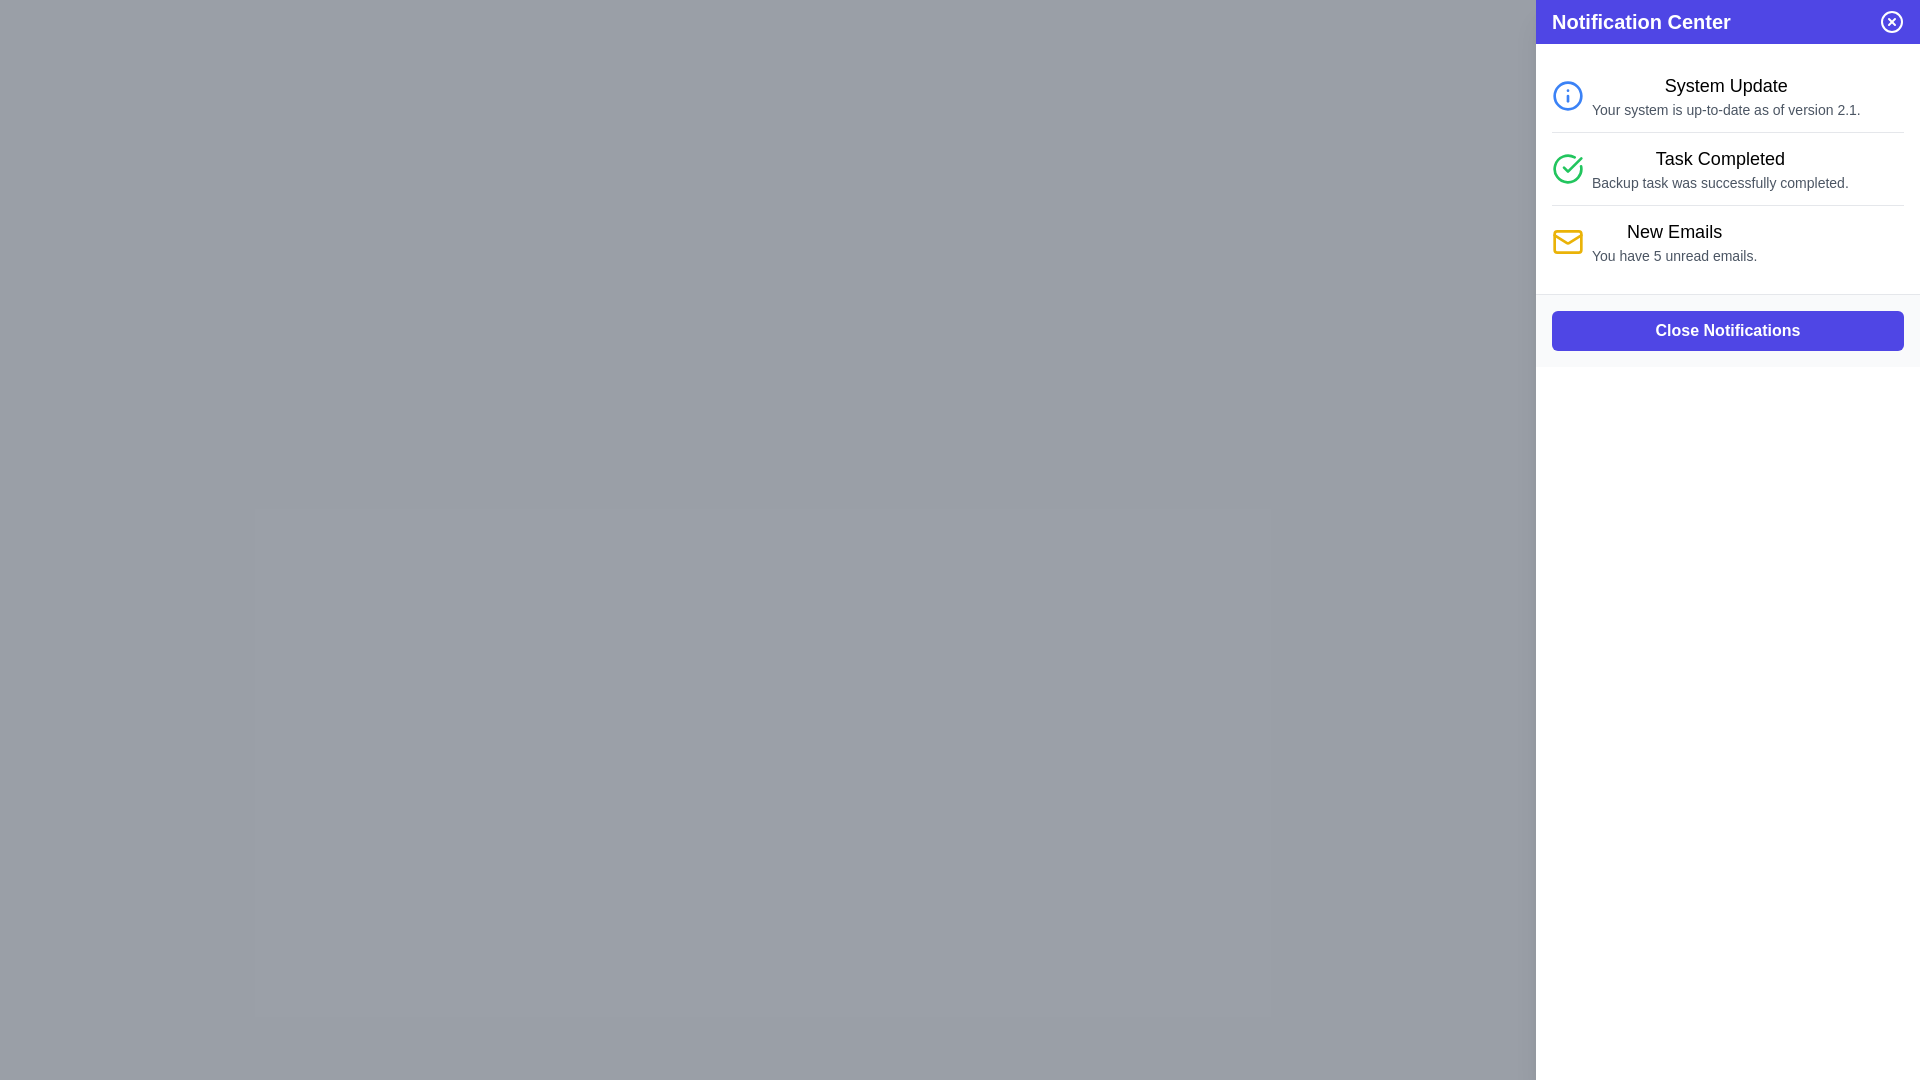 Image resolution: width=1920 pixels, height=1080 pixels. What do you see at coordinates (1567, 241) in the screenshot?
I see `the yellow envelope icon representing the 'New Emails' notification in the Notification Center` at bounding box center [1567, 241].